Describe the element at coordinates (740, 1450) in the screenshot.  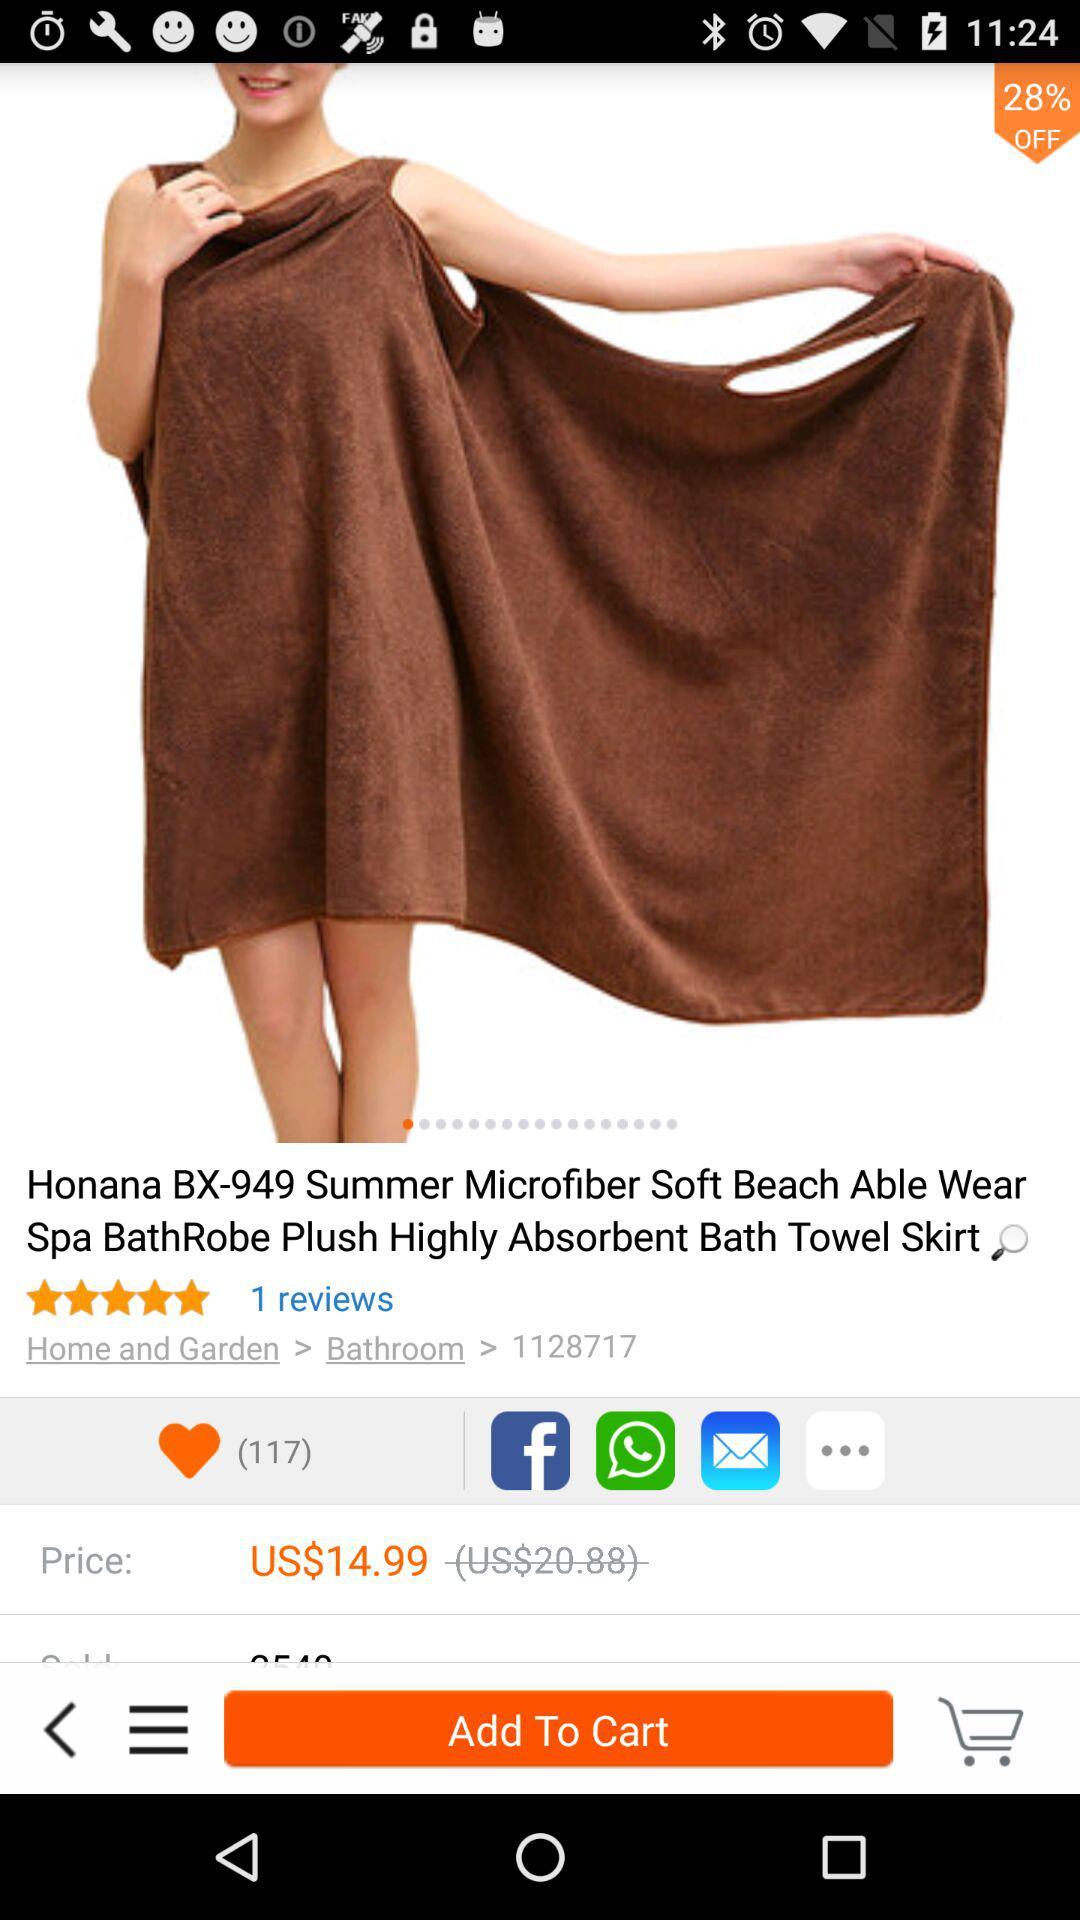
I see `contact through email` at that location.